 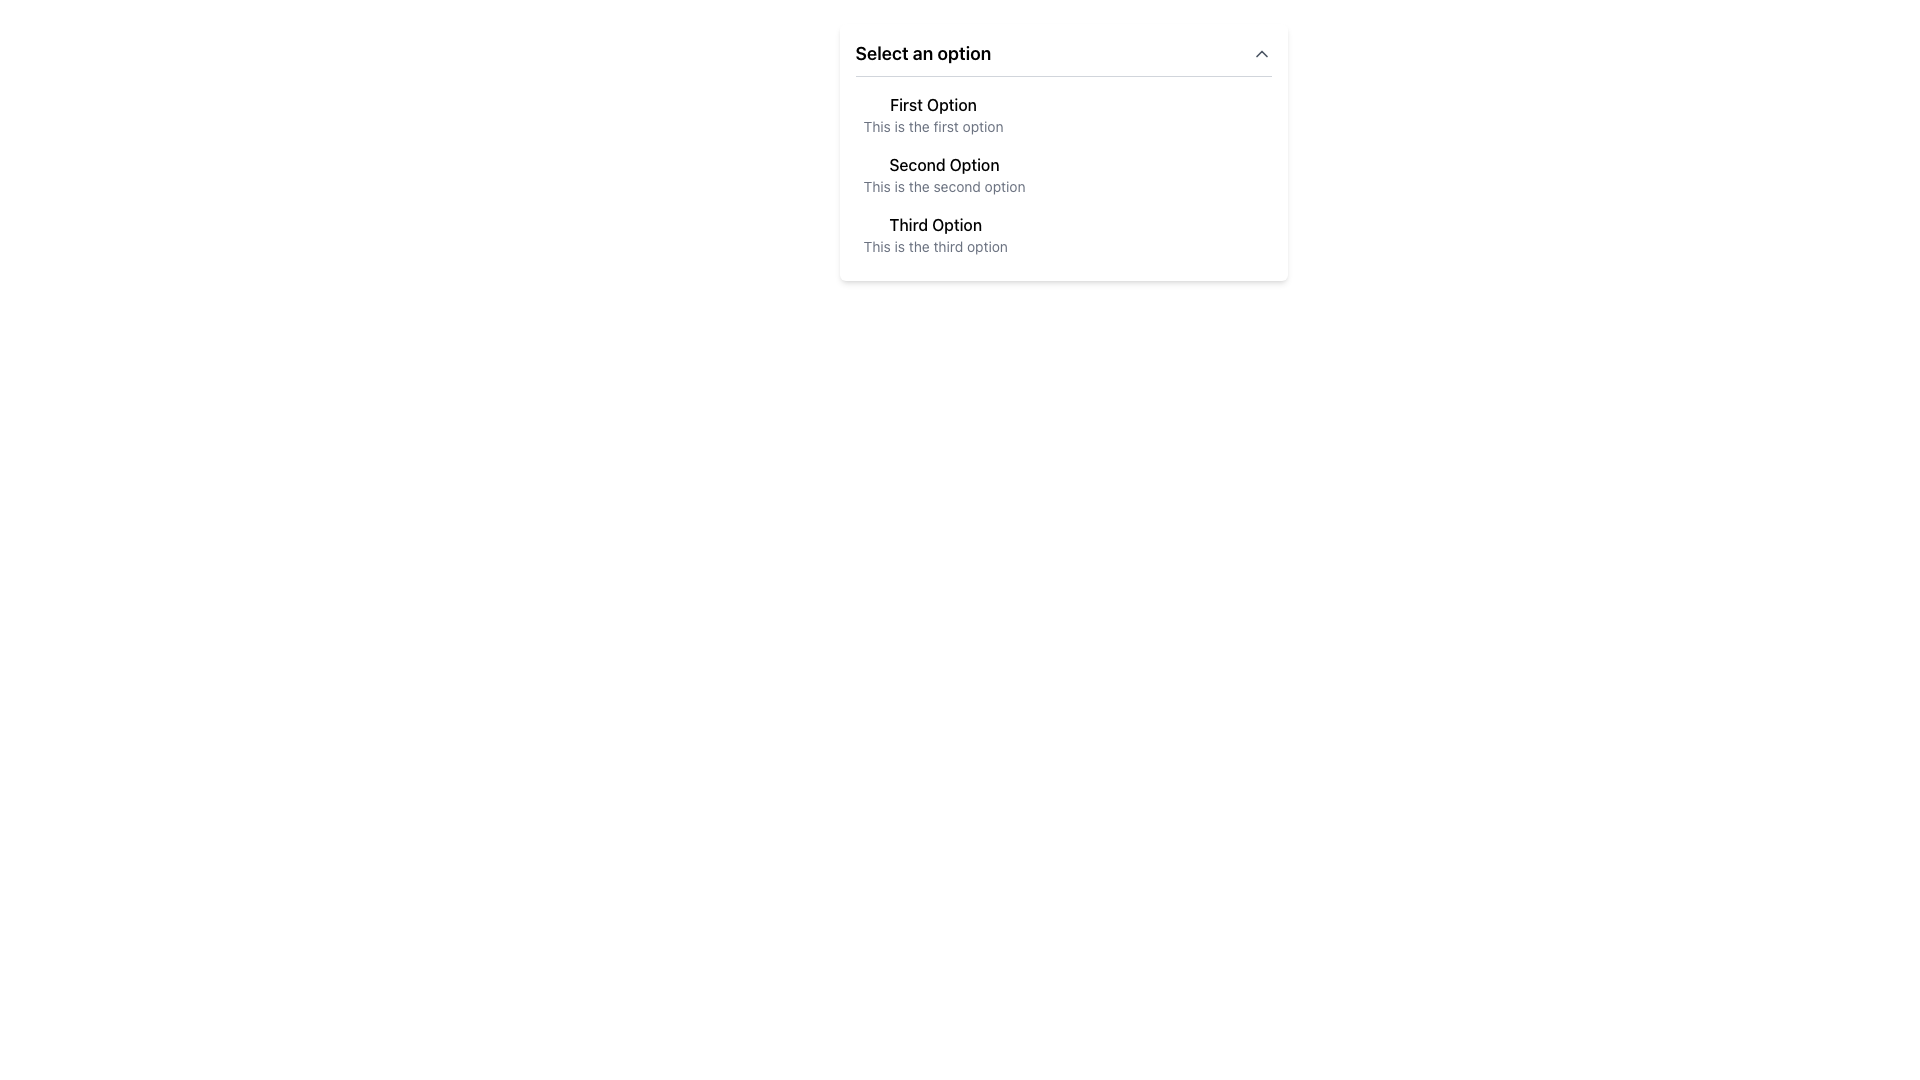 What do you see at coordinates (1260, 53) in the screenshot?
I see `the chevron icon located at the far right of the dropdown menu` at bounding box center [1260, 53].